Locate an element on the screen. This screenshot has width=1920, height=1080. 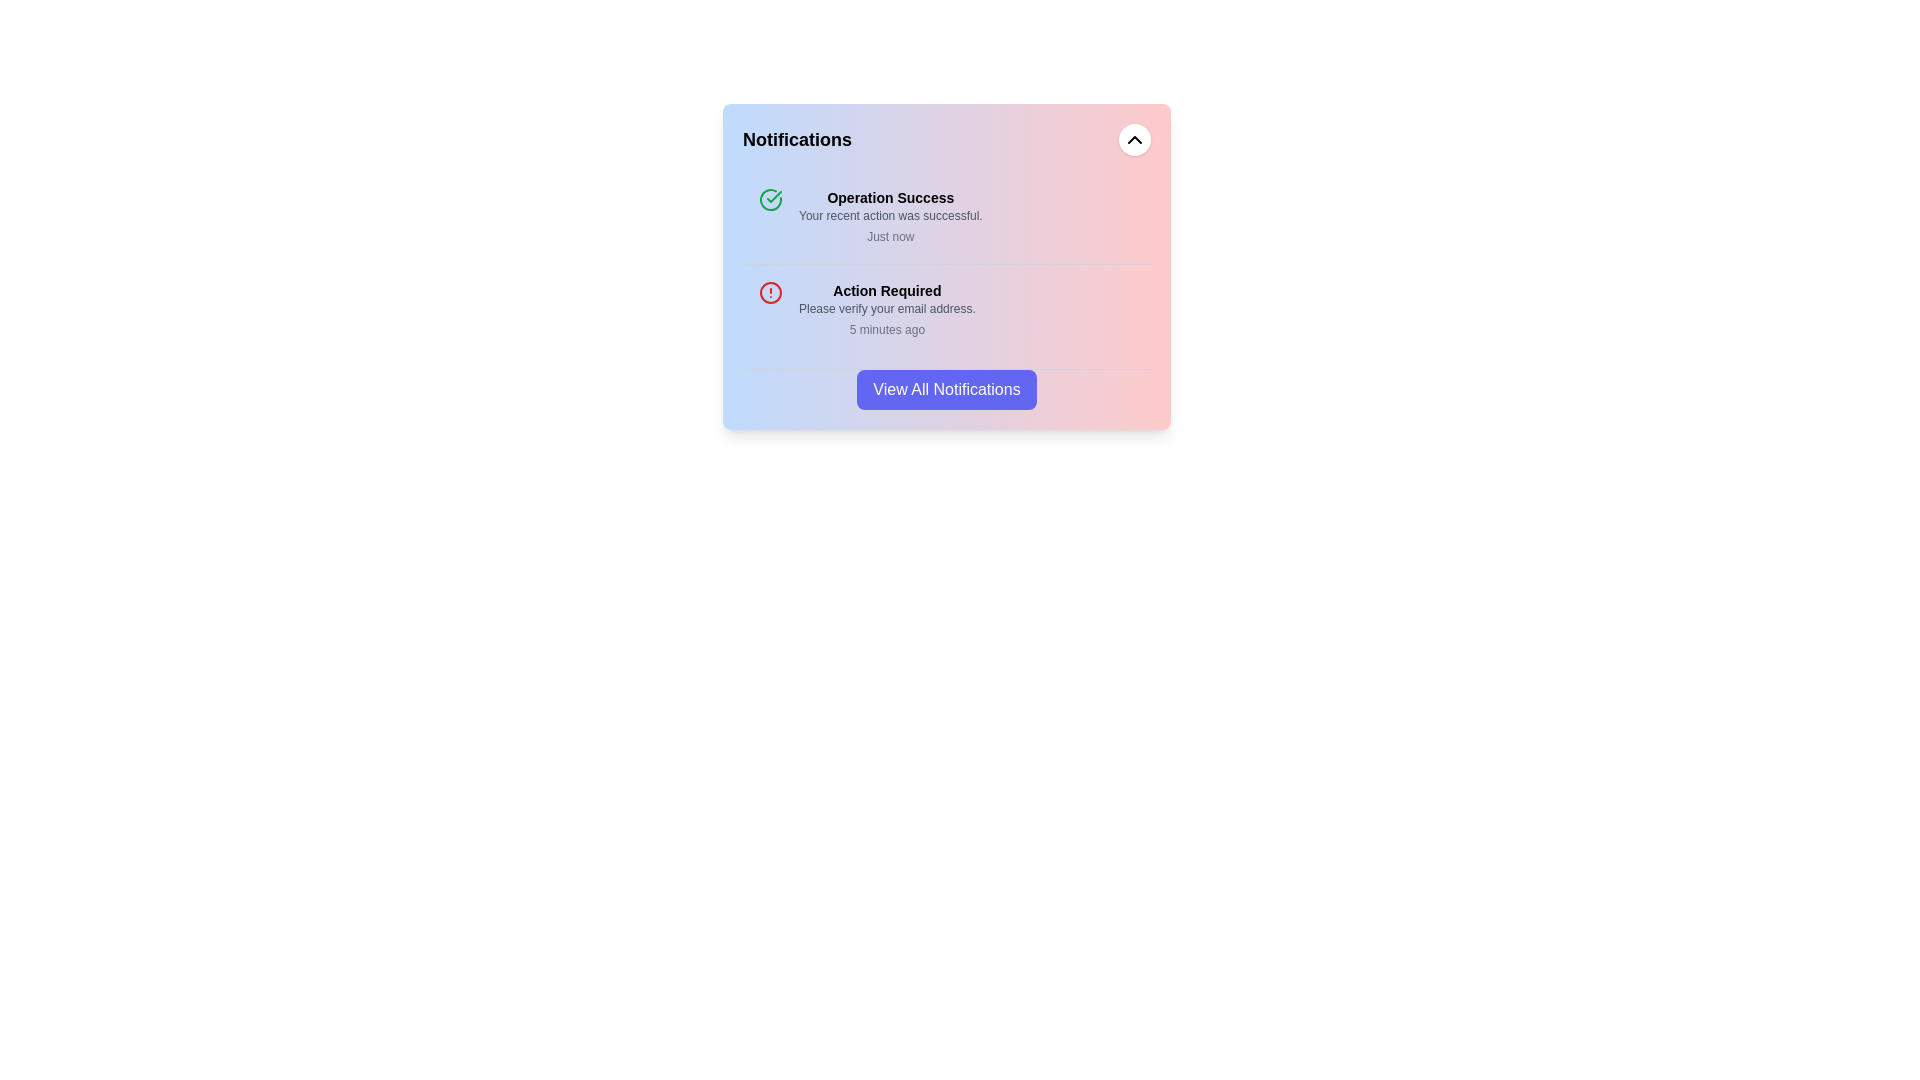
bold text header of the second notification entry in the notification card to understand the notification message is located at coordinates (886, 290).